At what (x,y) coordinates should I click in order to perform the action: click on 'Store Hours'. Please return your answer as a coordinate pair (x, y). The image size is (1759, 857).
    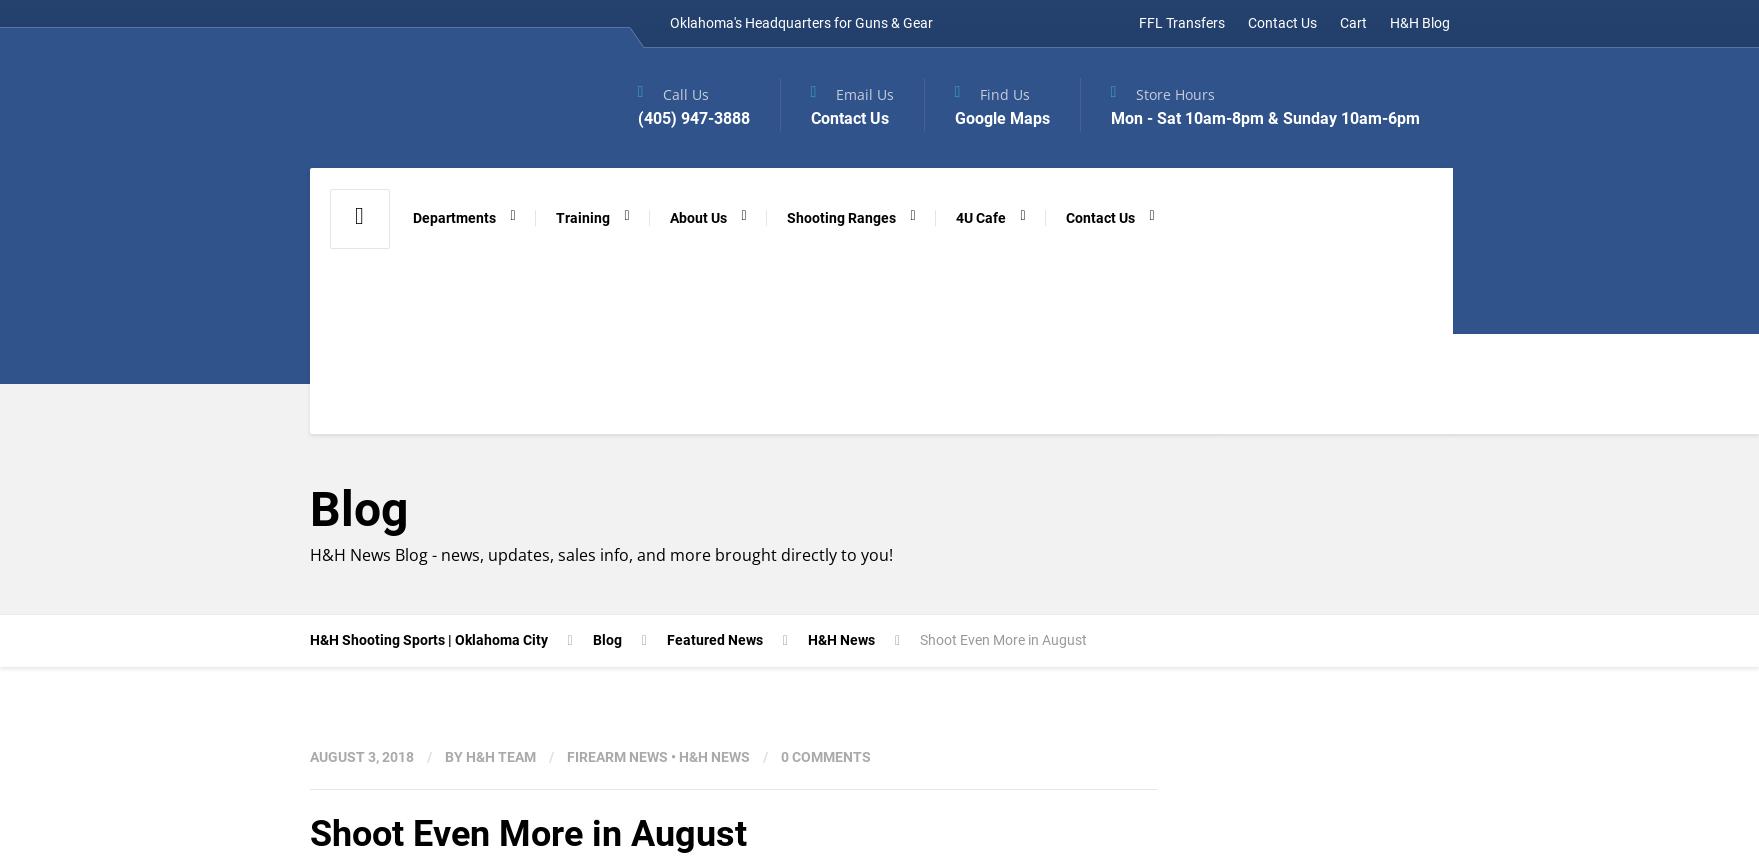
    Looking at the image, I should click on (1135, 93).